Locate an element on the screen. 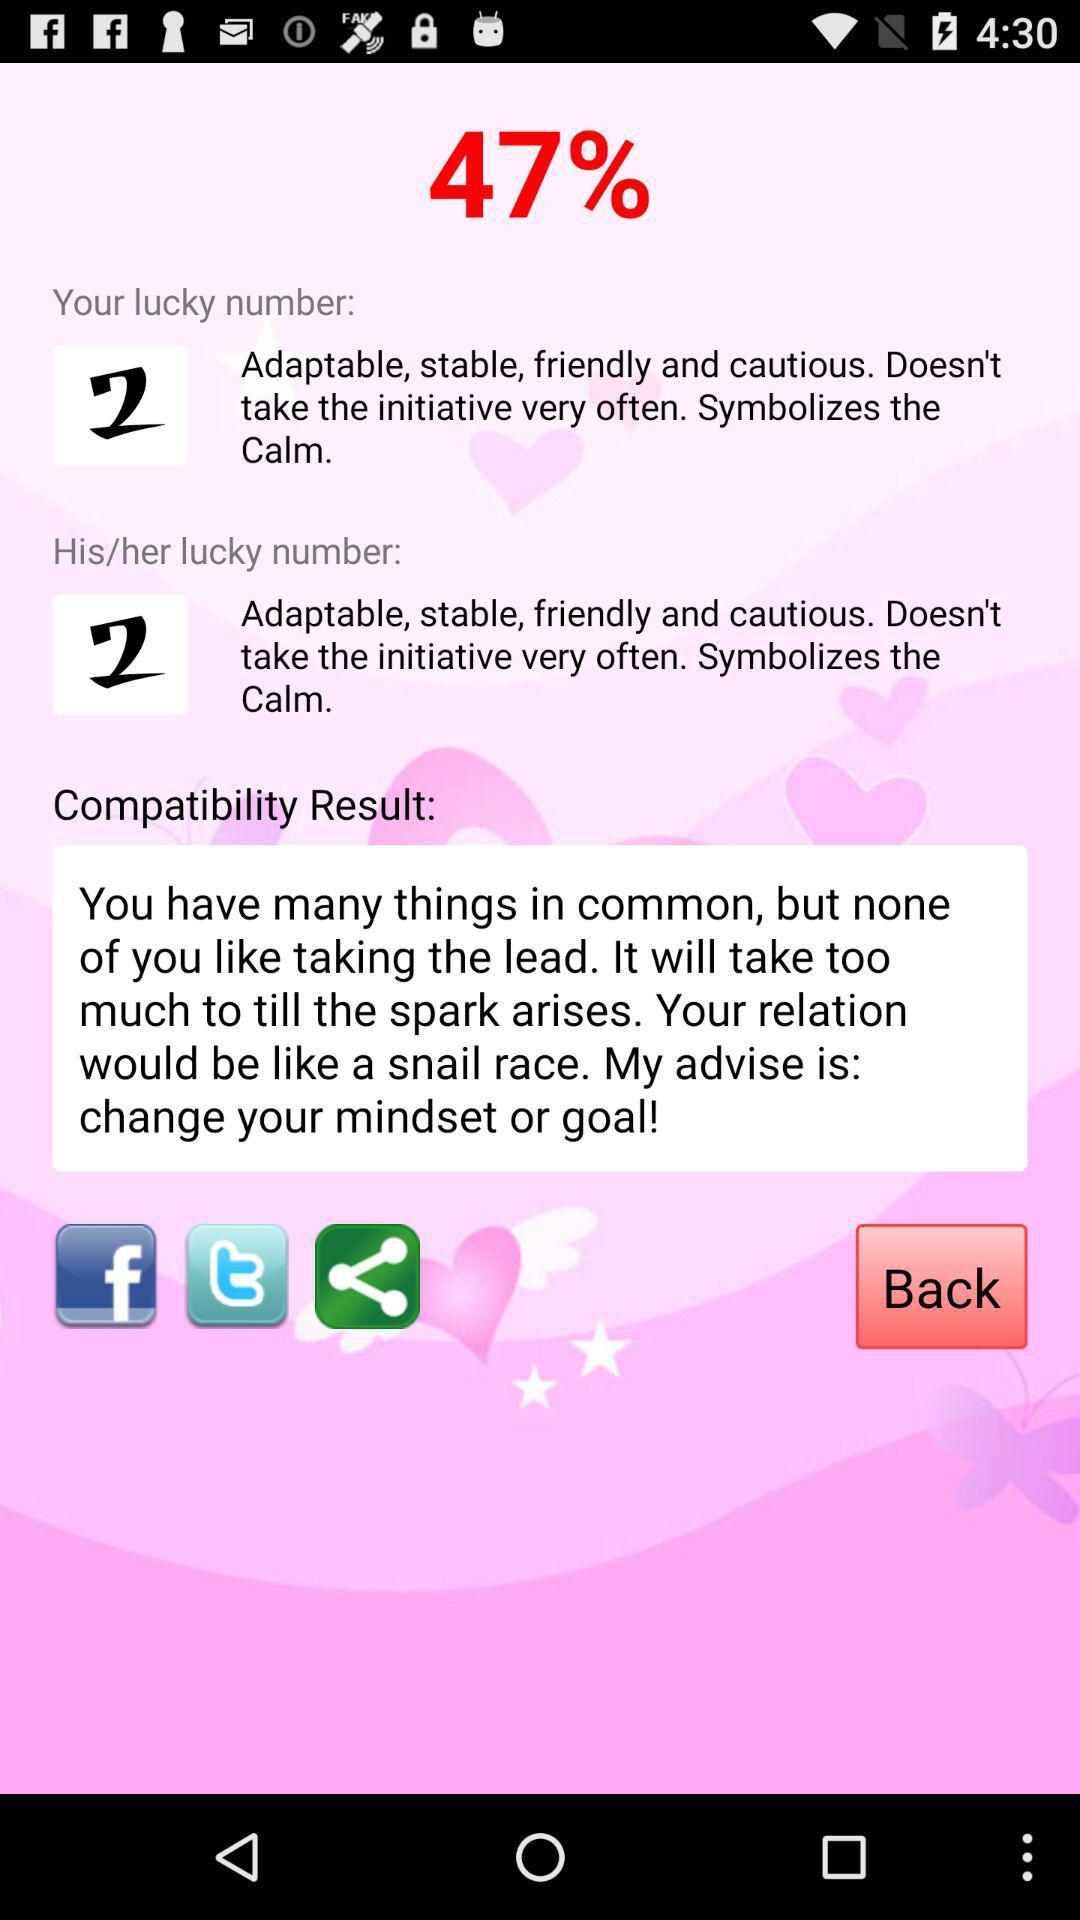  share the results is located at coordinates (367, 1275).